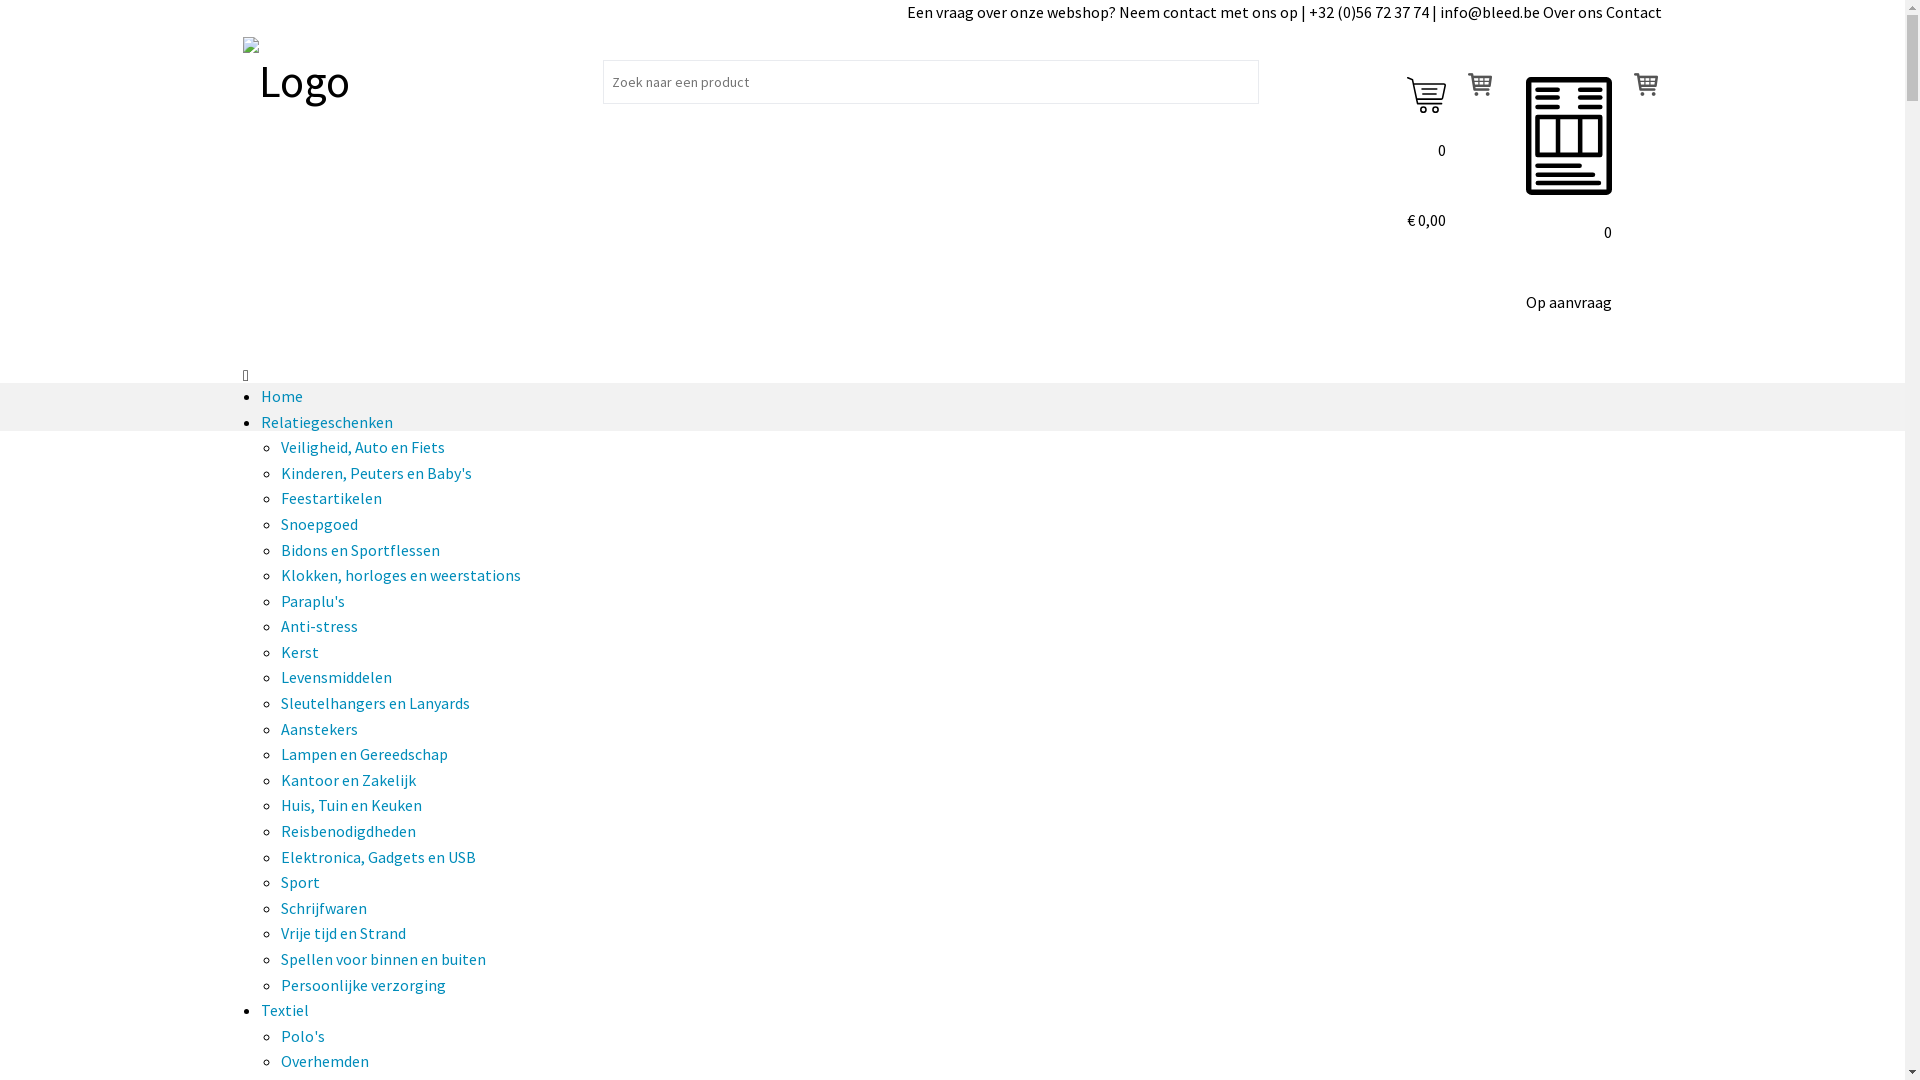  What do you see at coordinates (280, 574) in the screenshot?
I see `'Klokken, horloges en weerstations'` at bounding box center [280, 574].